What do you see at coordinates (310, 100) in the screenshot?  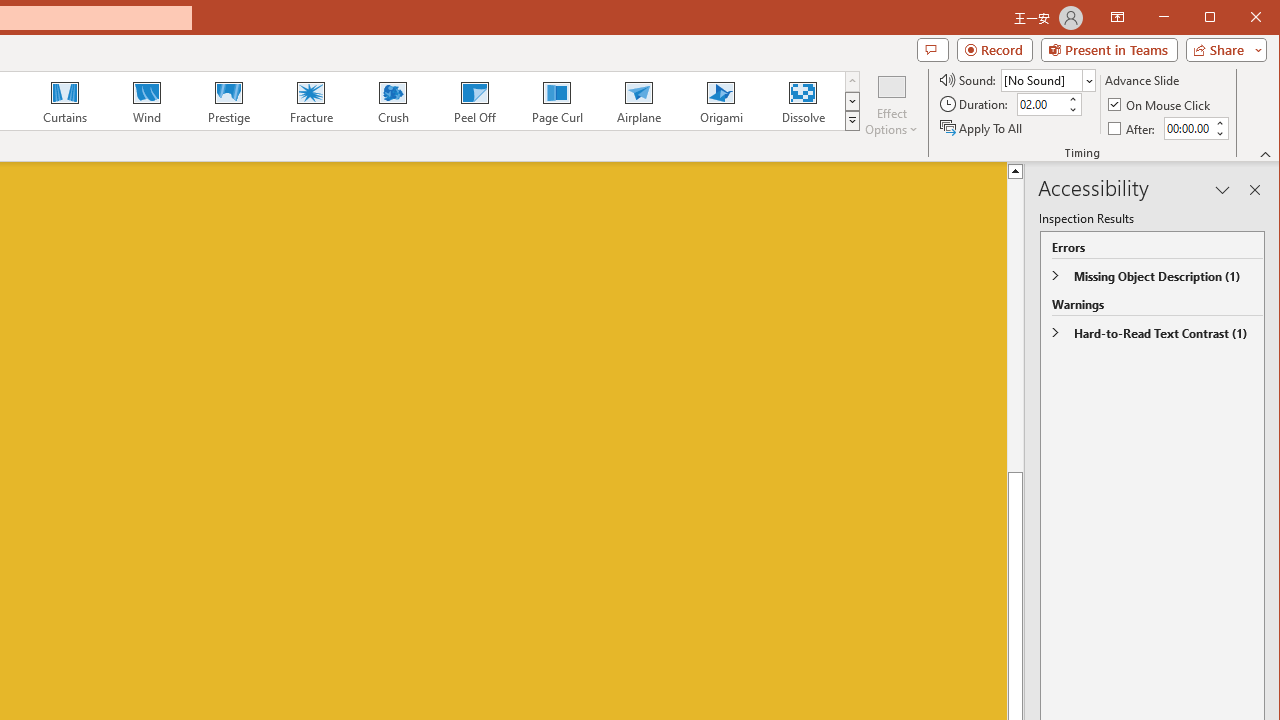 I see `'Fracture'` at bounding box center [310, 100].